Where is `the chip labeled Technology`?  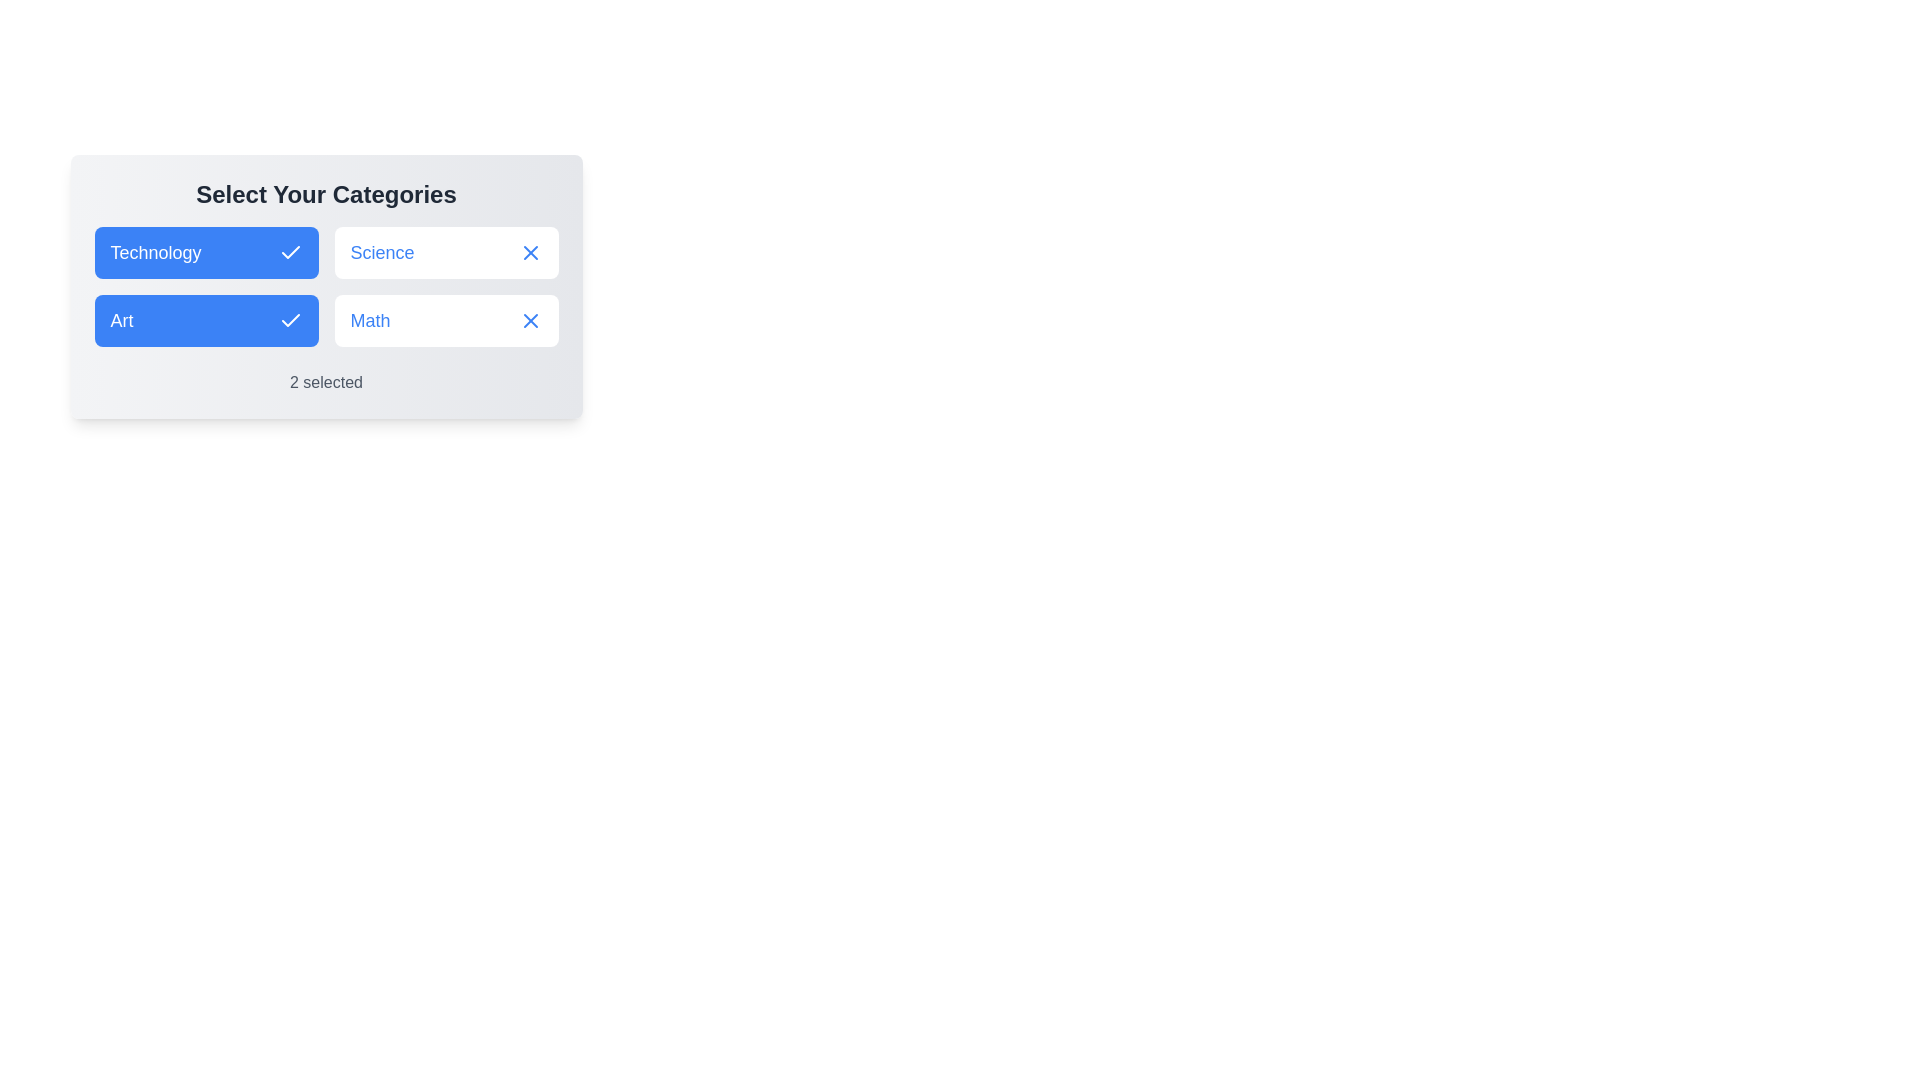
the chip labeled Technology is located at coordinates (206, 252).